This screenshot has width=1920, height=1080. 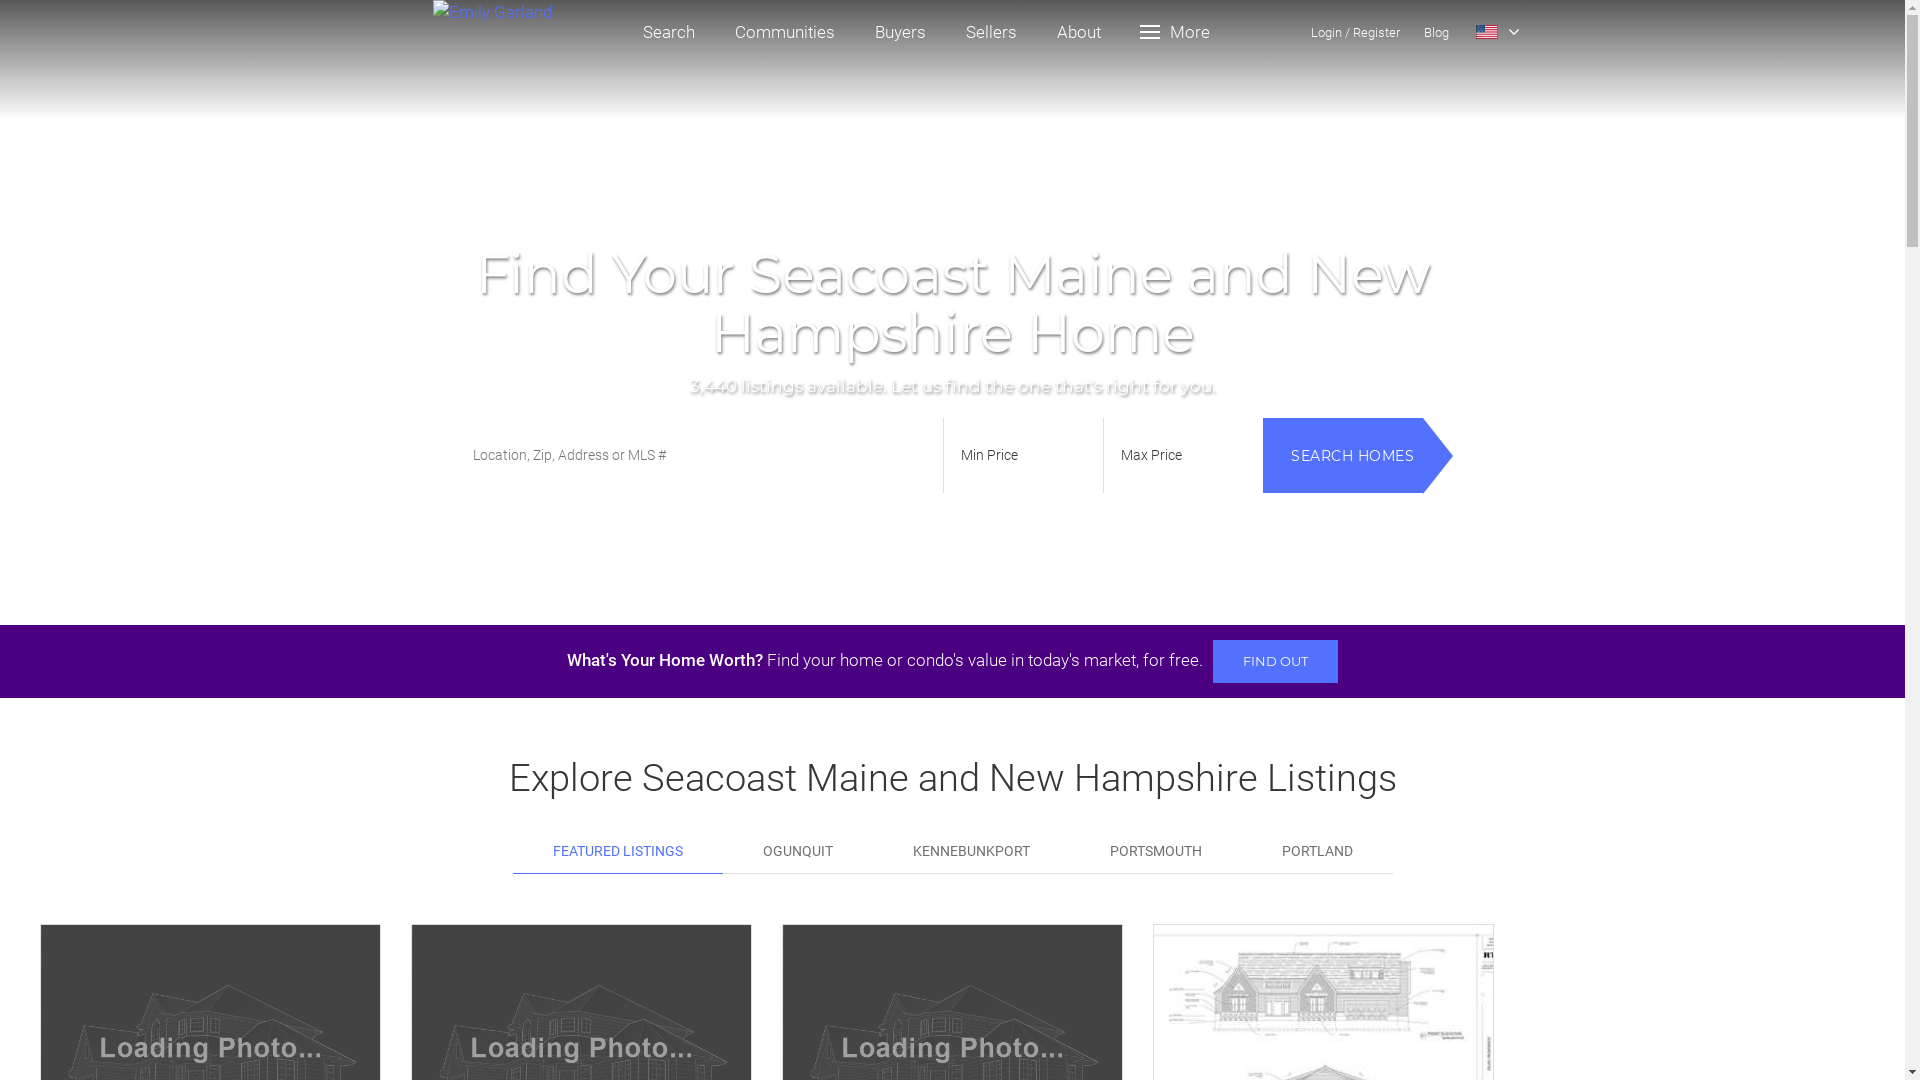 What do you see at coordinates (1310, 32) in the screenshot?
I see `'Login/'` at bounding box center [1310, 32].